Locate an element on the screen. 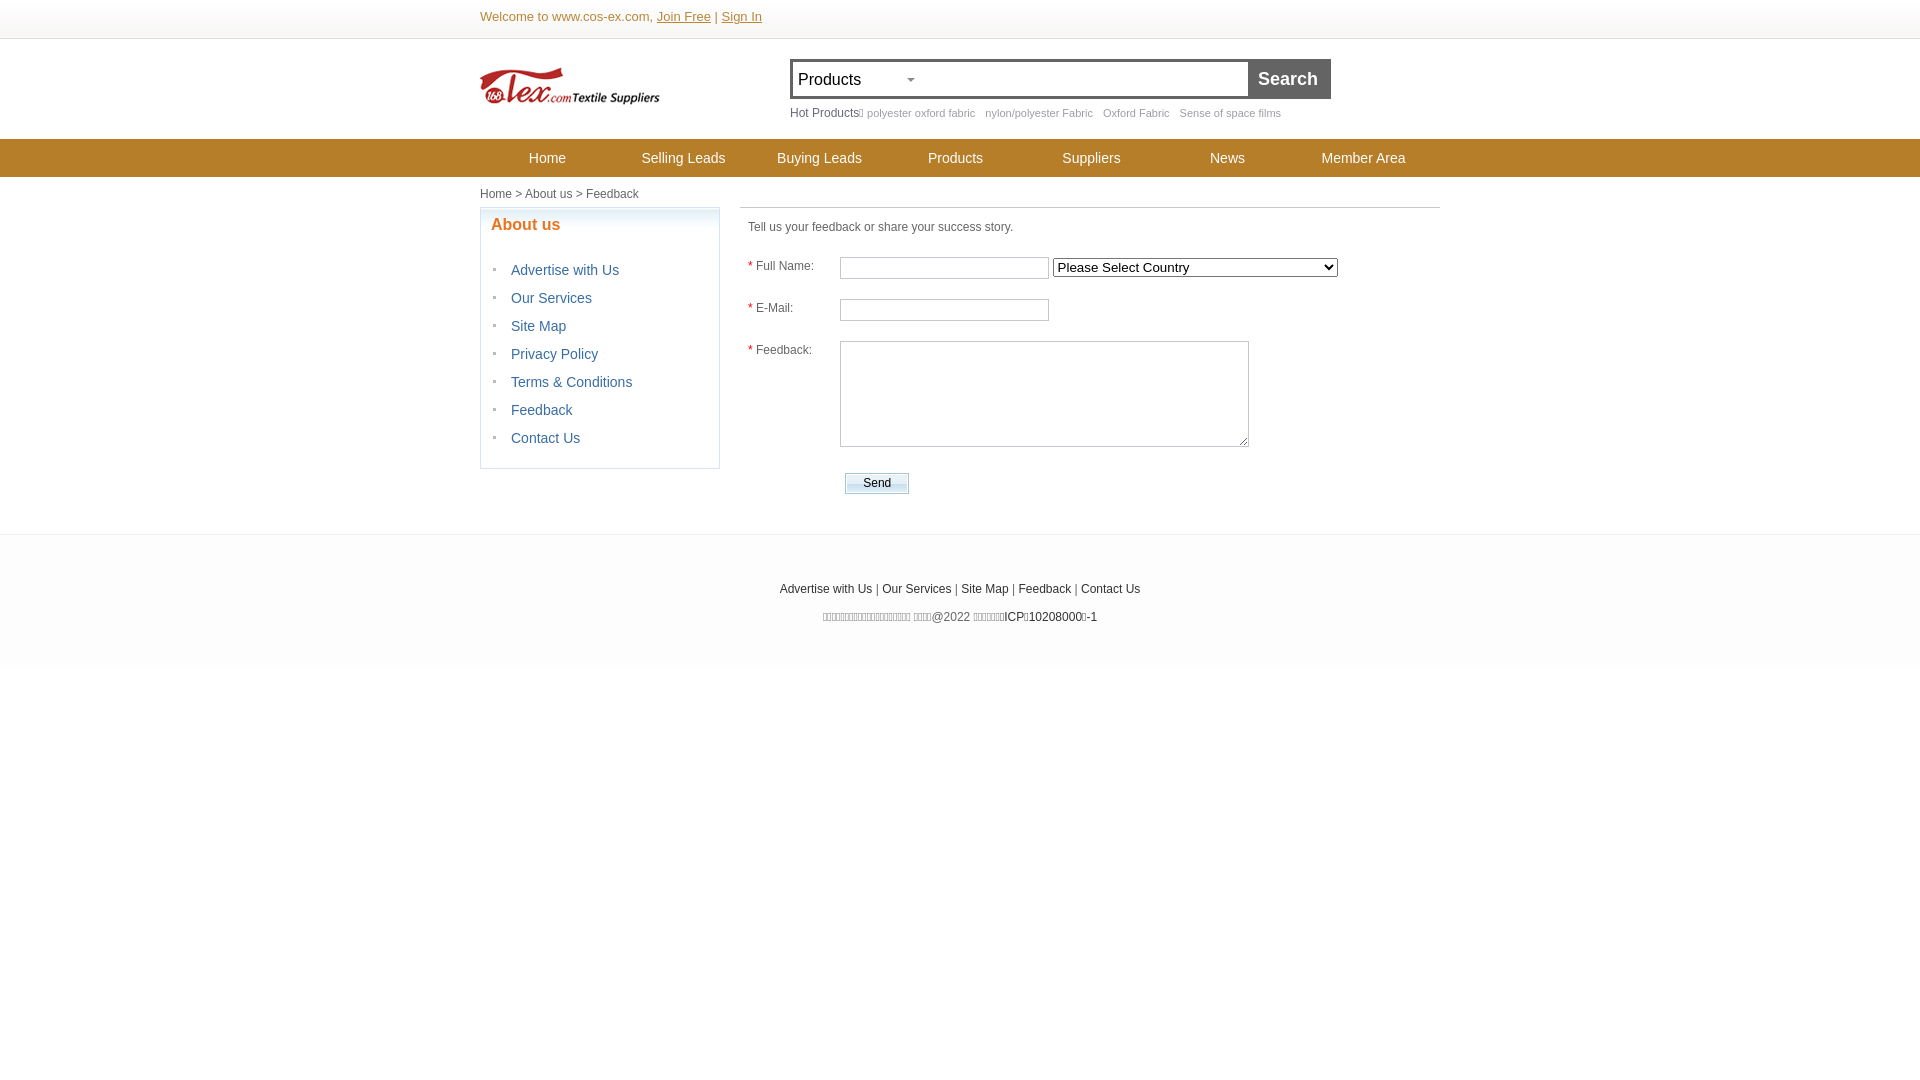 This screenshot has height=1080, width=1920. 'nylon/polyester Fabric' is located at coordinates (1038, 112).